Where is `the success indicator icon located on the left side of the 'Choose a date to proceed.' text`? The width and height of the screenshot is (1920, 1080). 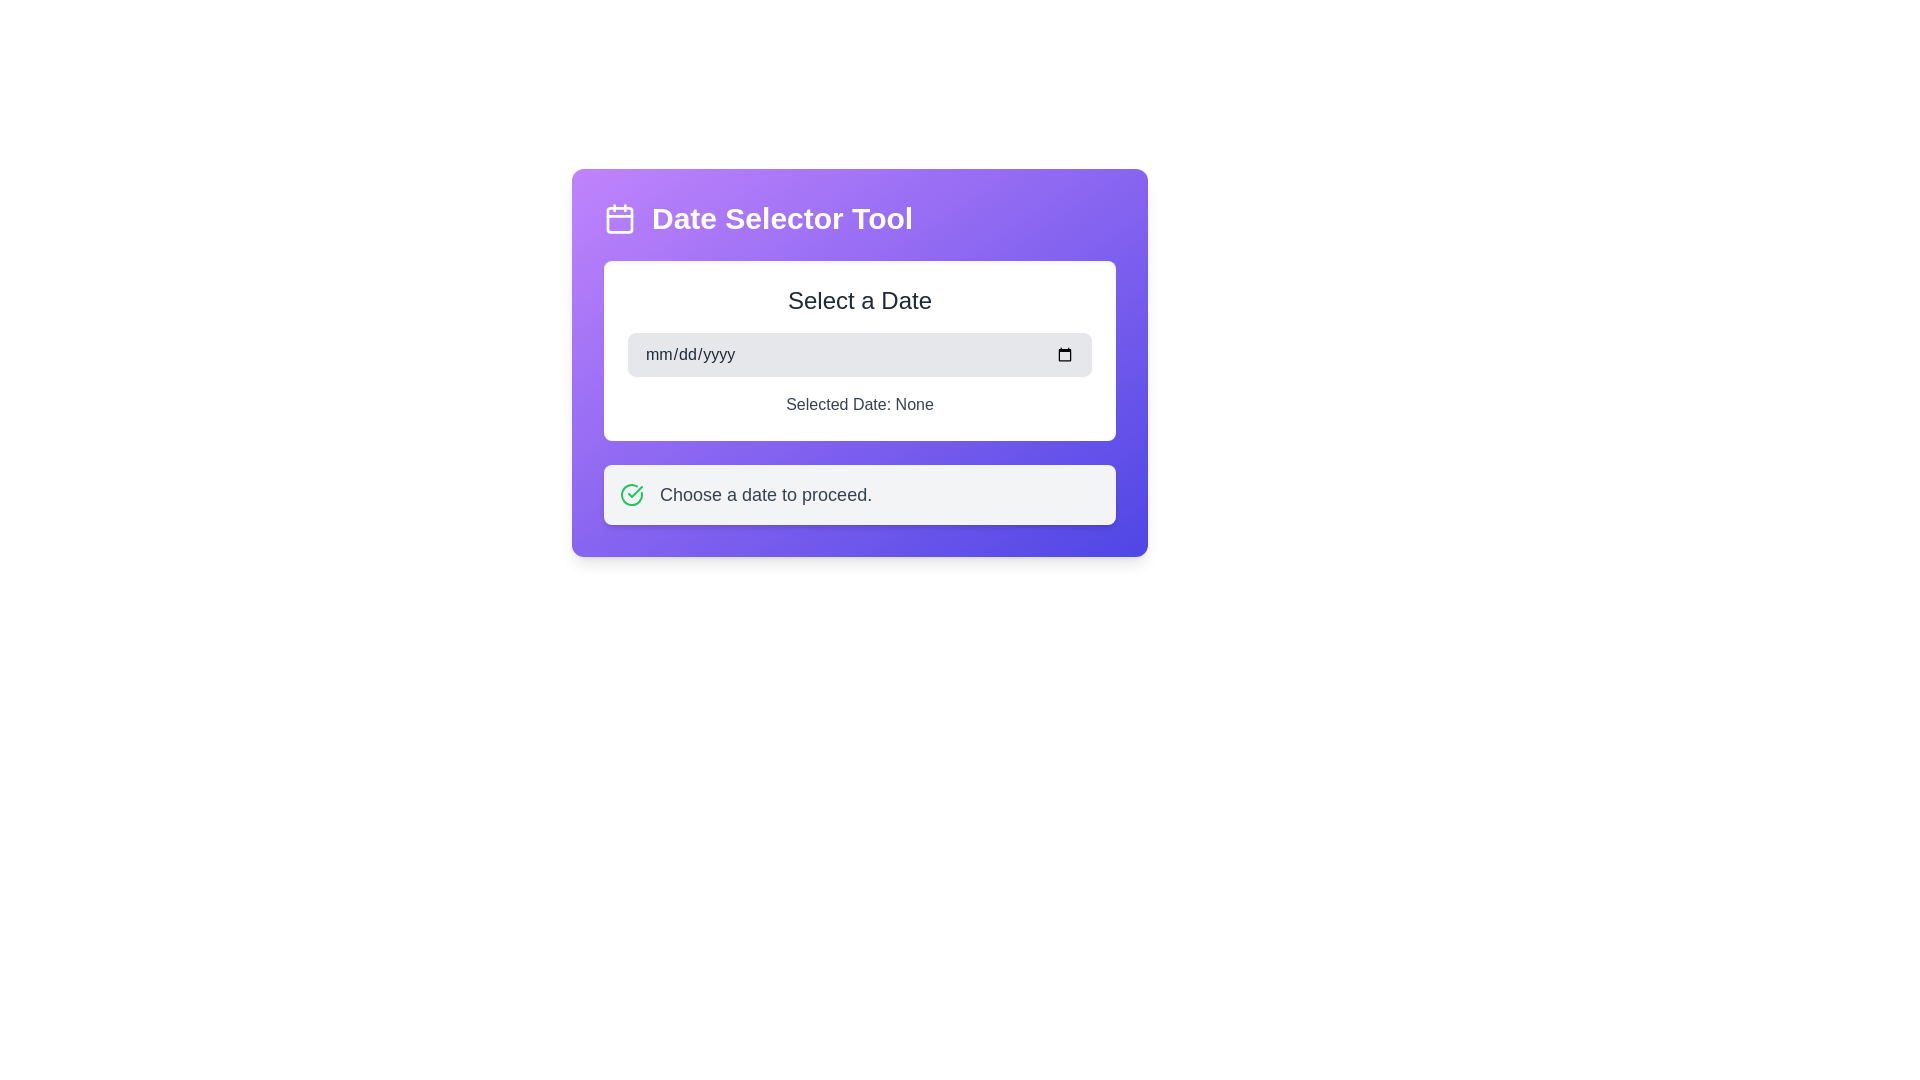
the success indicator icon located on the left side of the 'Choose a date to proceed.' text is located at coordinates (631, 494).